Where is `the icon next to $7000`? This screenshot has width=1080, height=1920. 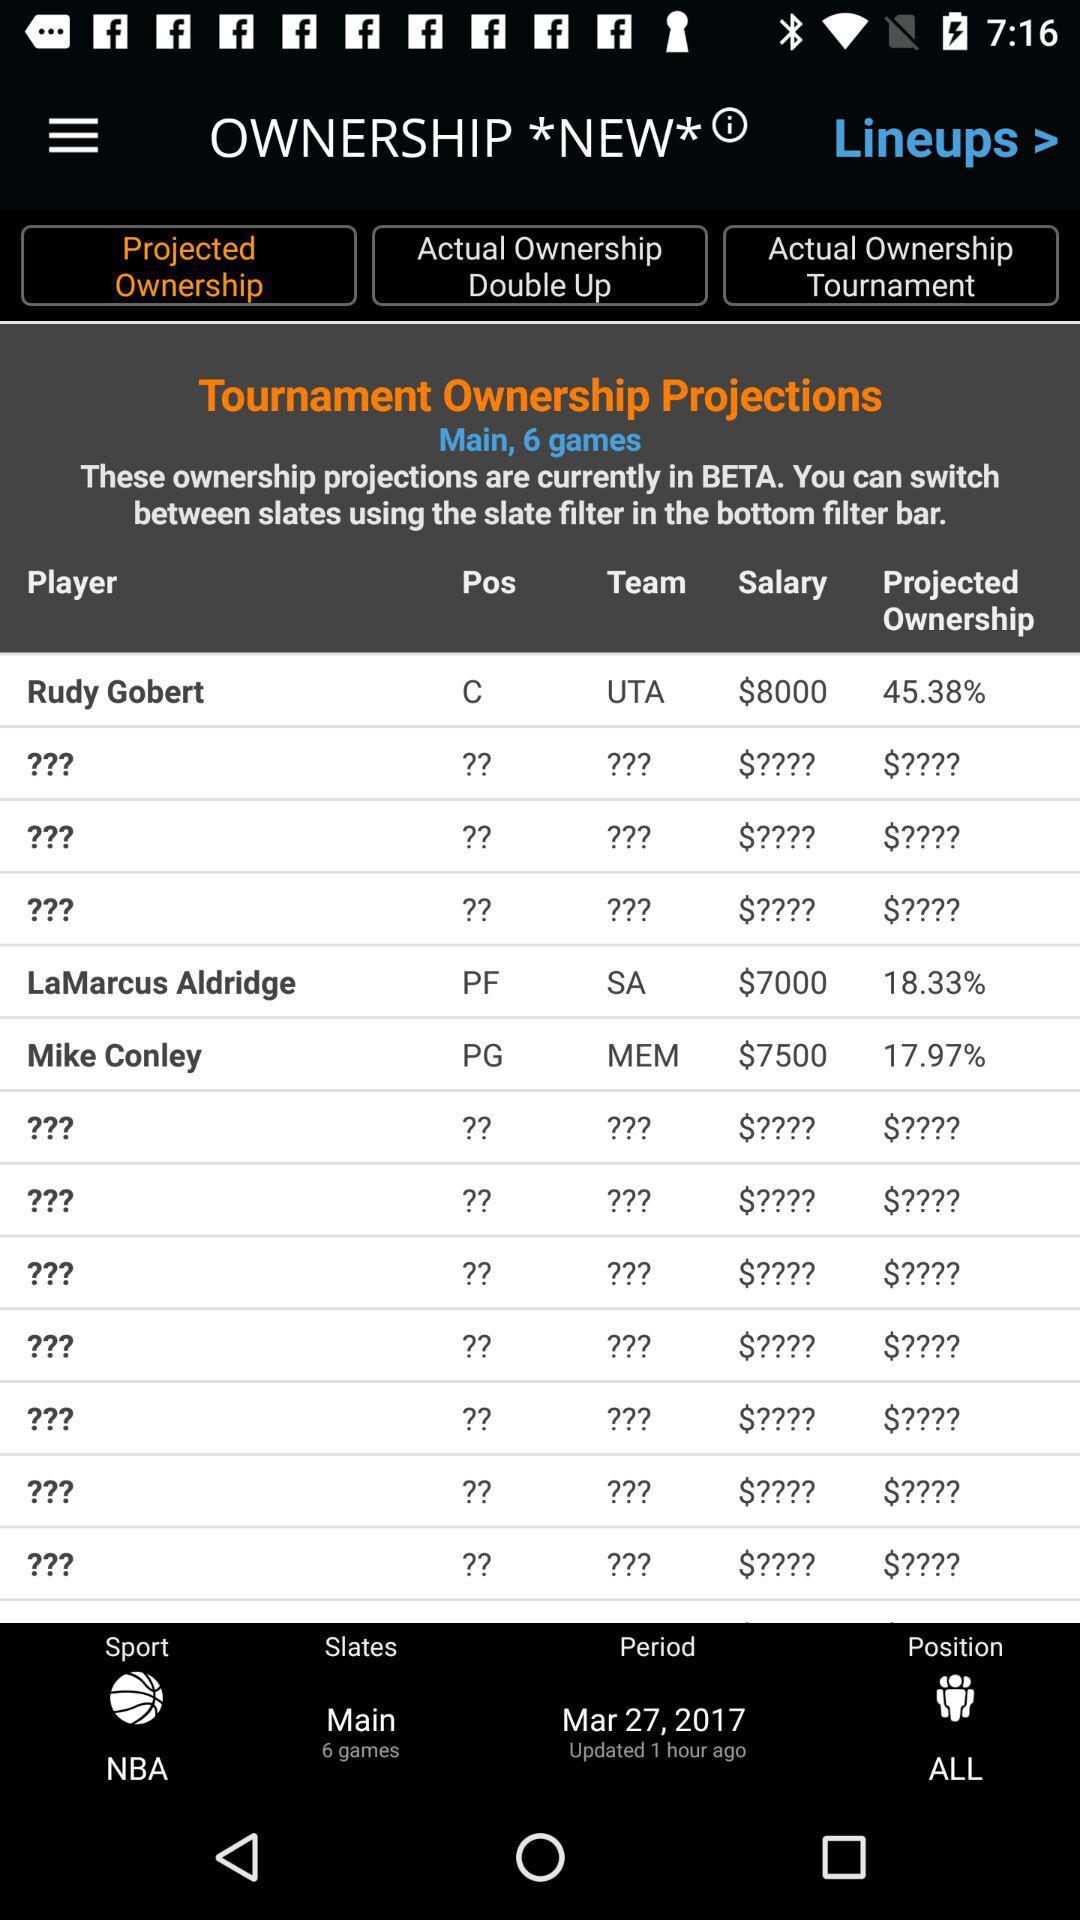 the icon next to $7000 is located at coordinates (966, 981).